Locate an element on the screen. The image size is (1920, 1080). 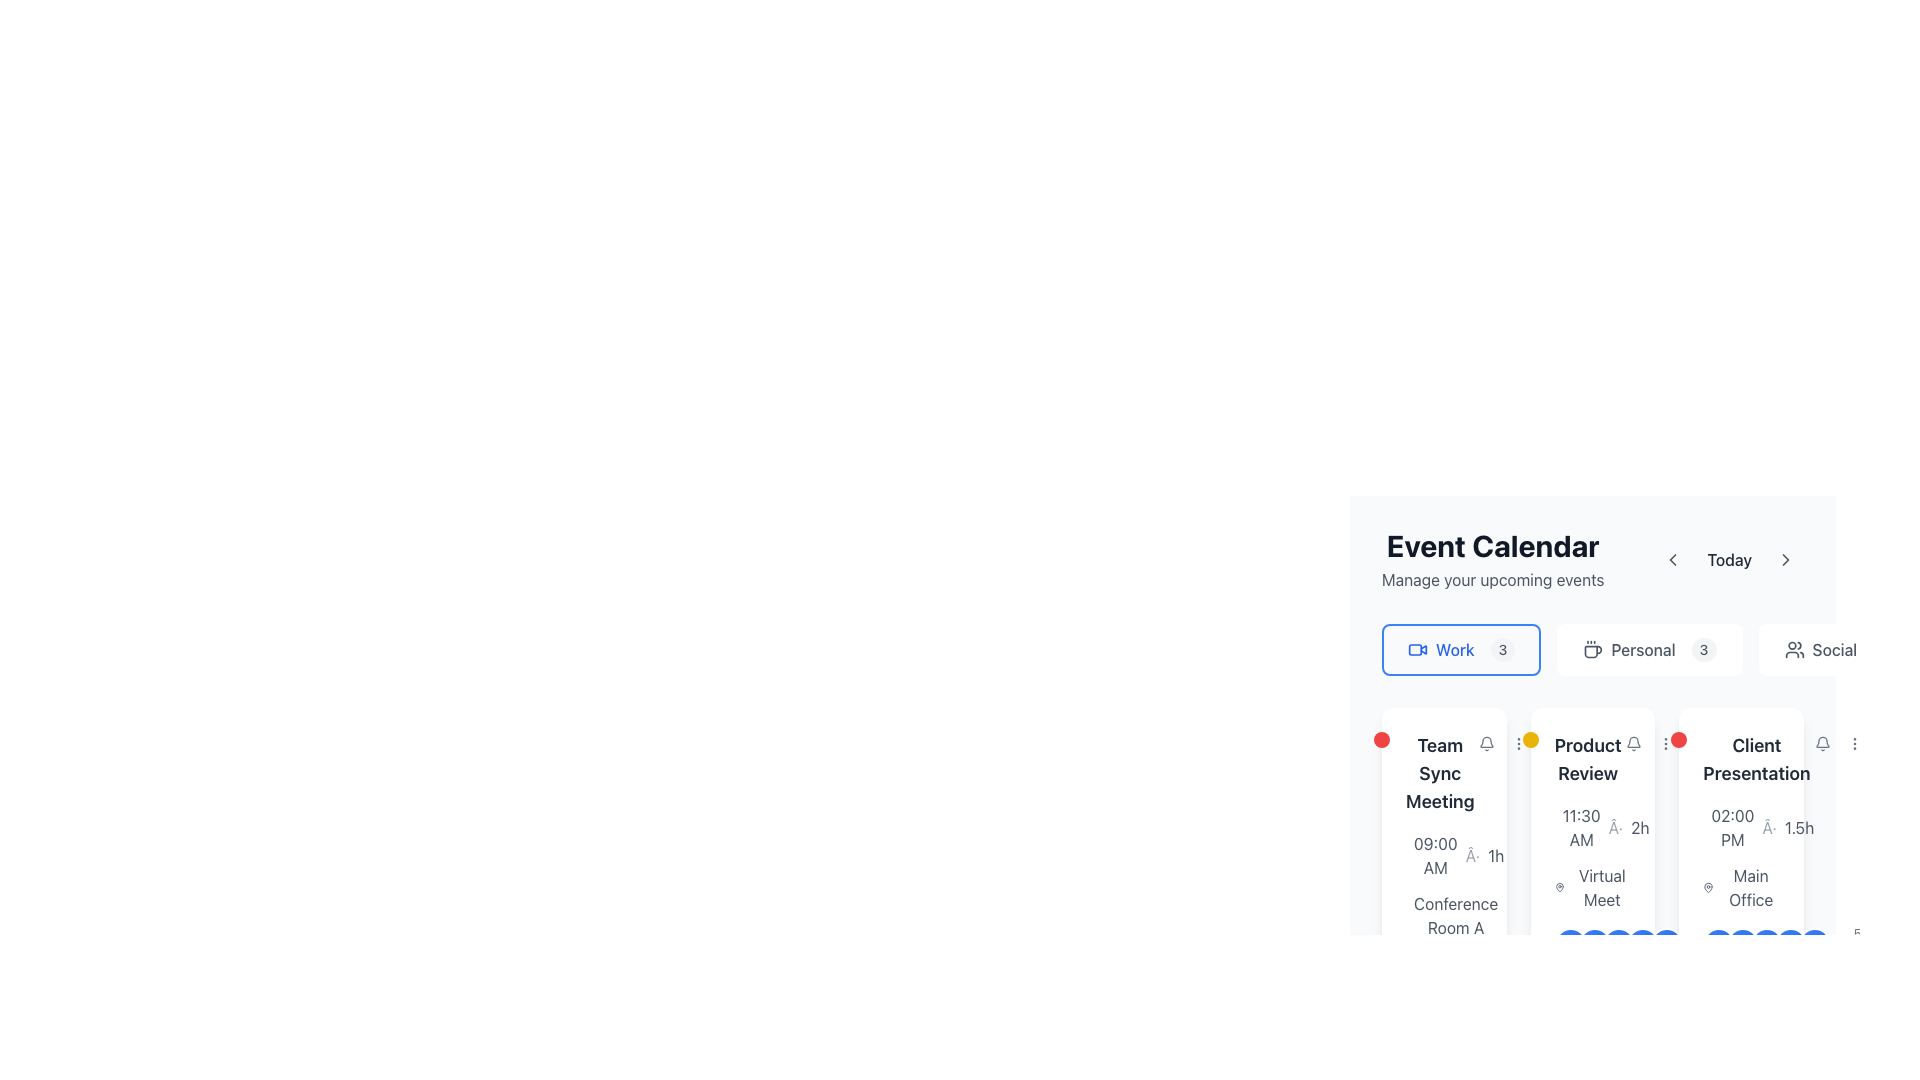
the bell icon component within the SVG object representing notifications, located in the top-right corner of the calendar interface is located at coordinates (1633, 742).